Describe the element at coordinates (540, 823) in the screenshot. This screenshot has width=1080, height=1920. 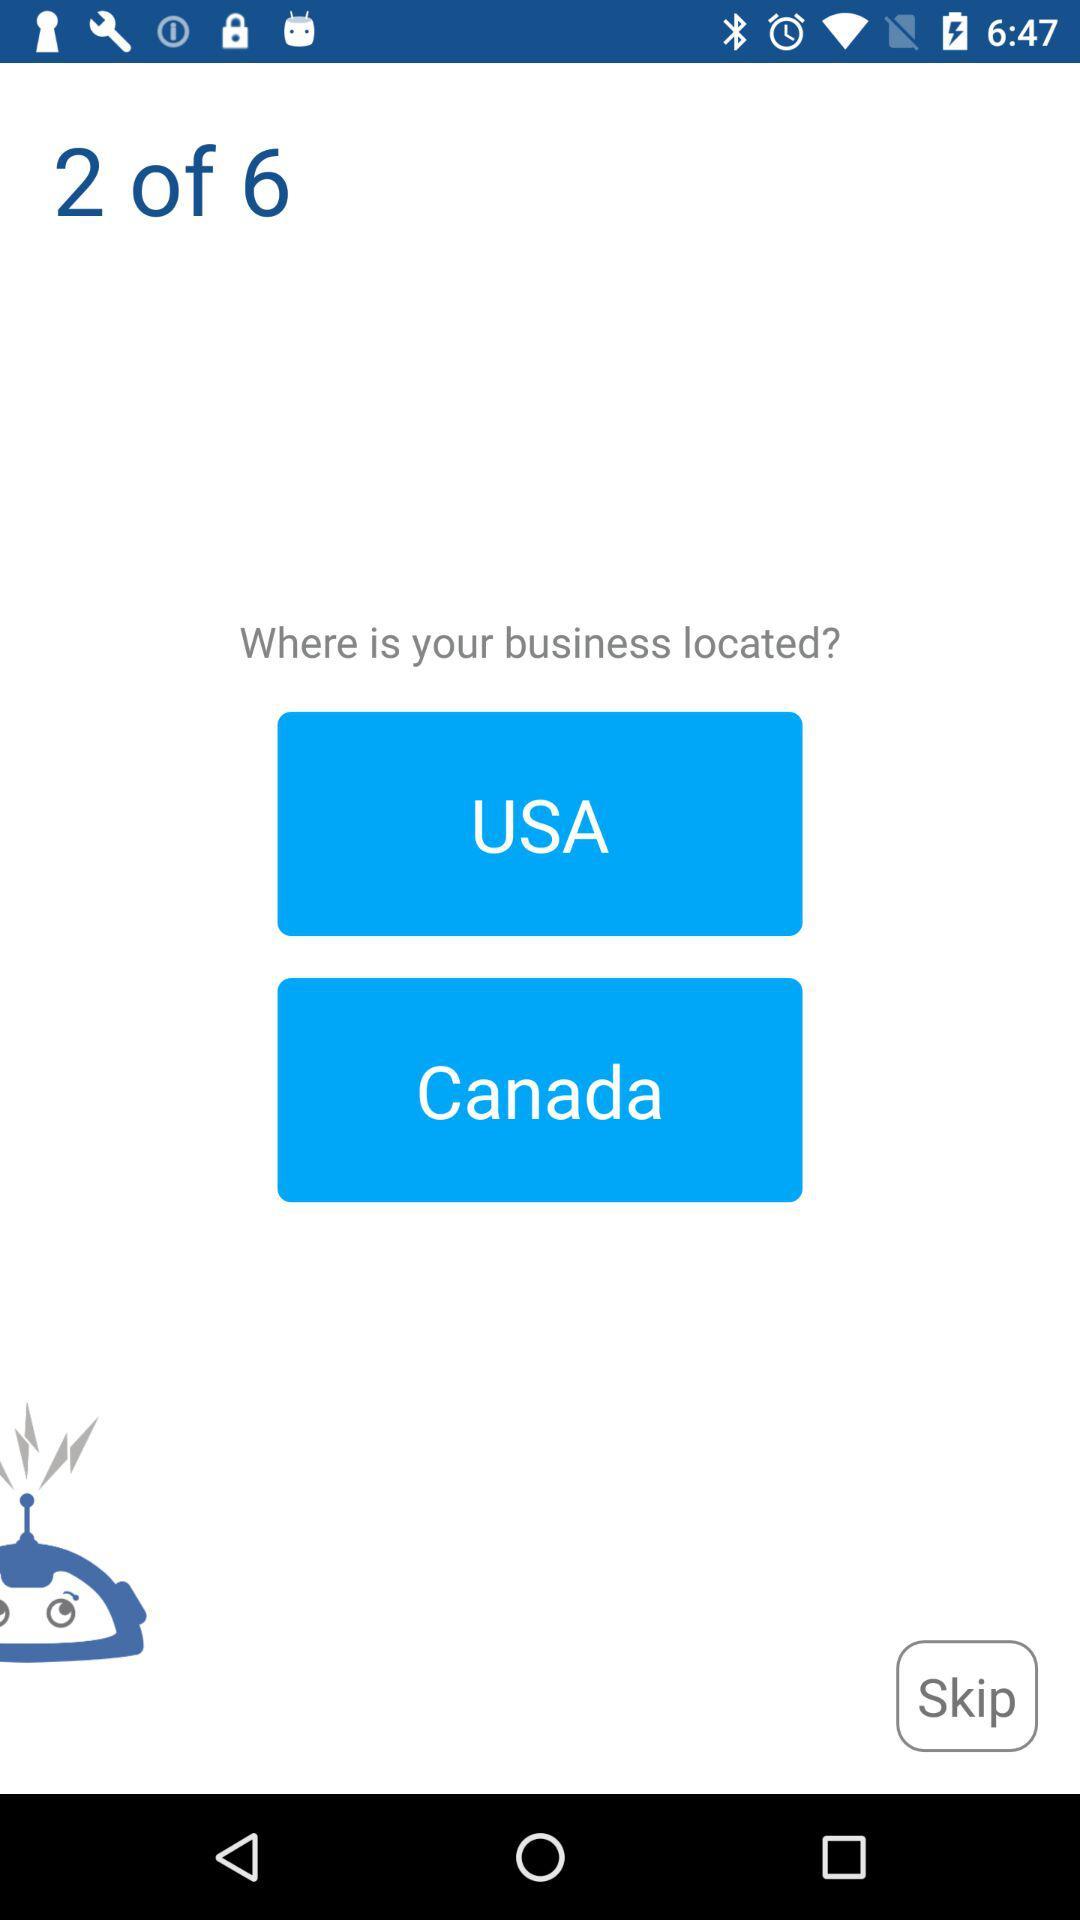
I see `the usa item` at that location.